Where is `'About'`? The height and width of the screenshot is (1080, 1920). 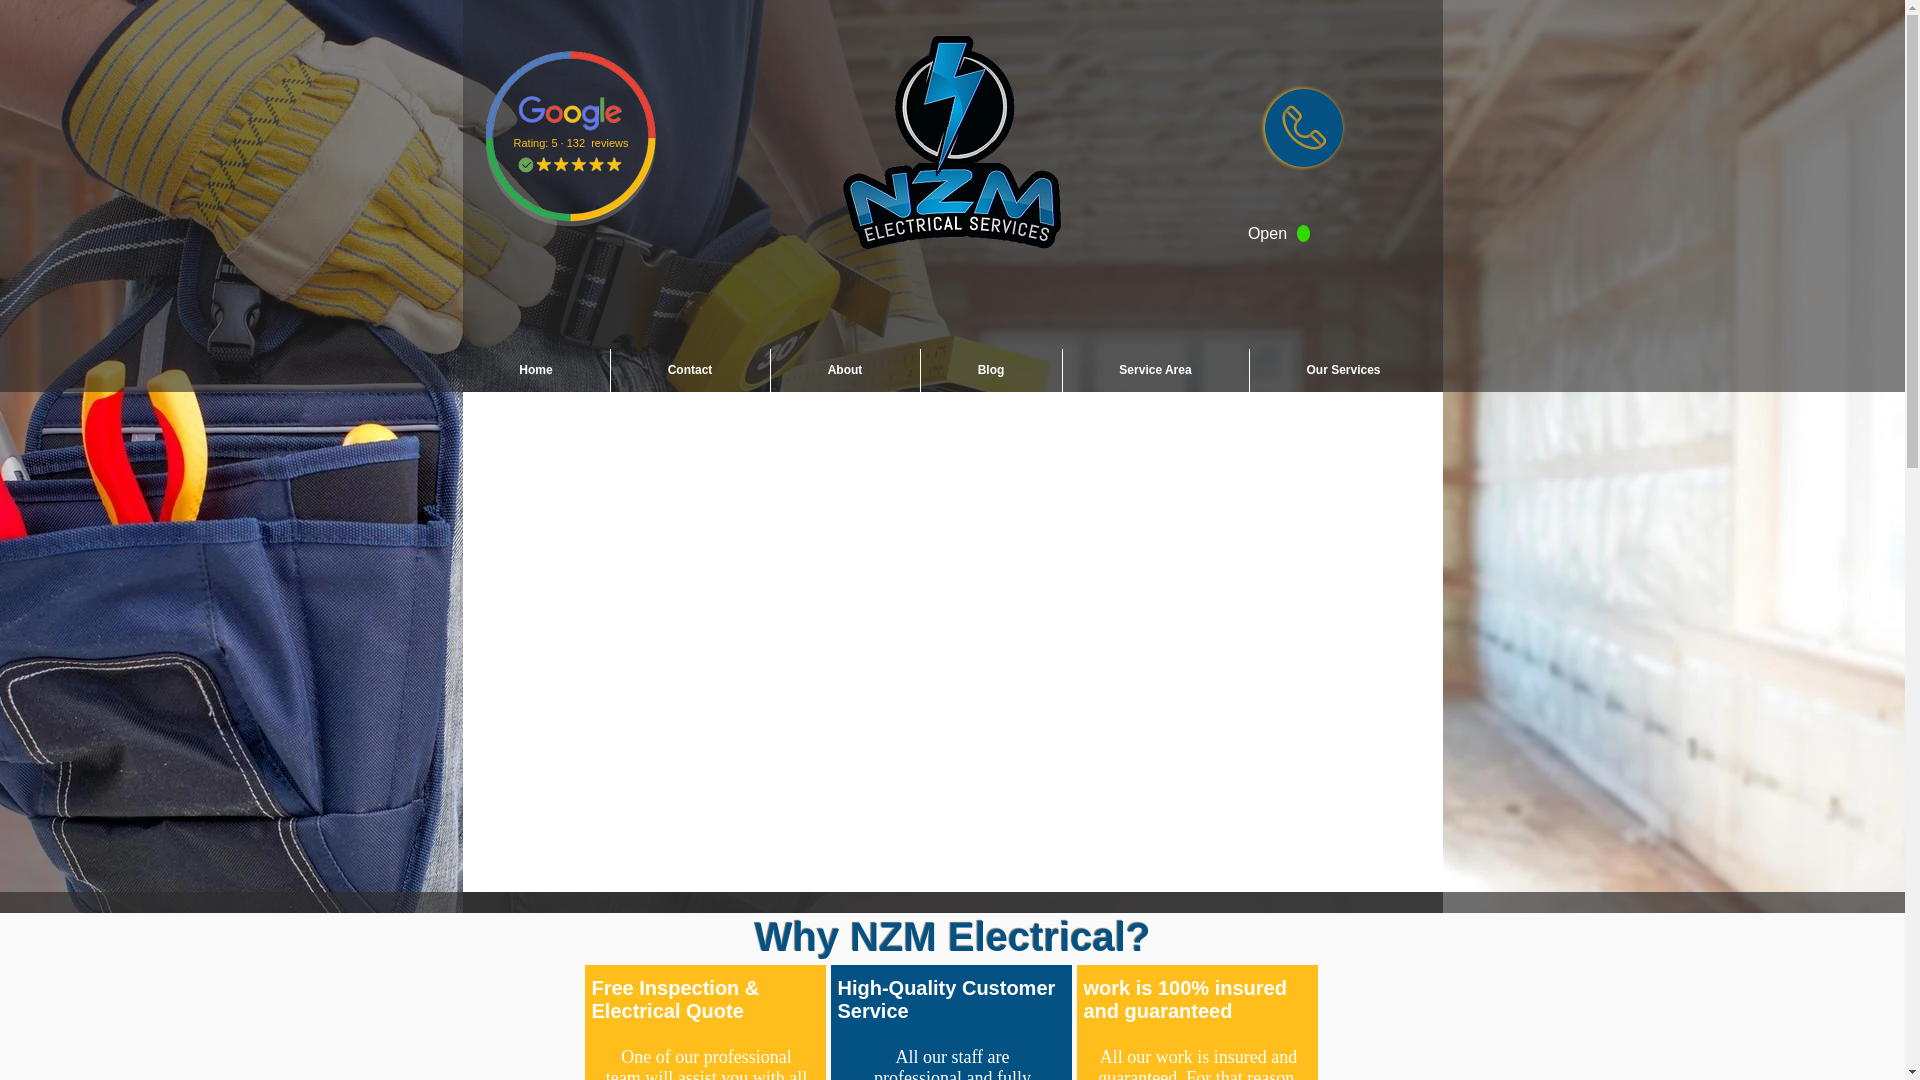 'About' is located at coordinates (768, 370).